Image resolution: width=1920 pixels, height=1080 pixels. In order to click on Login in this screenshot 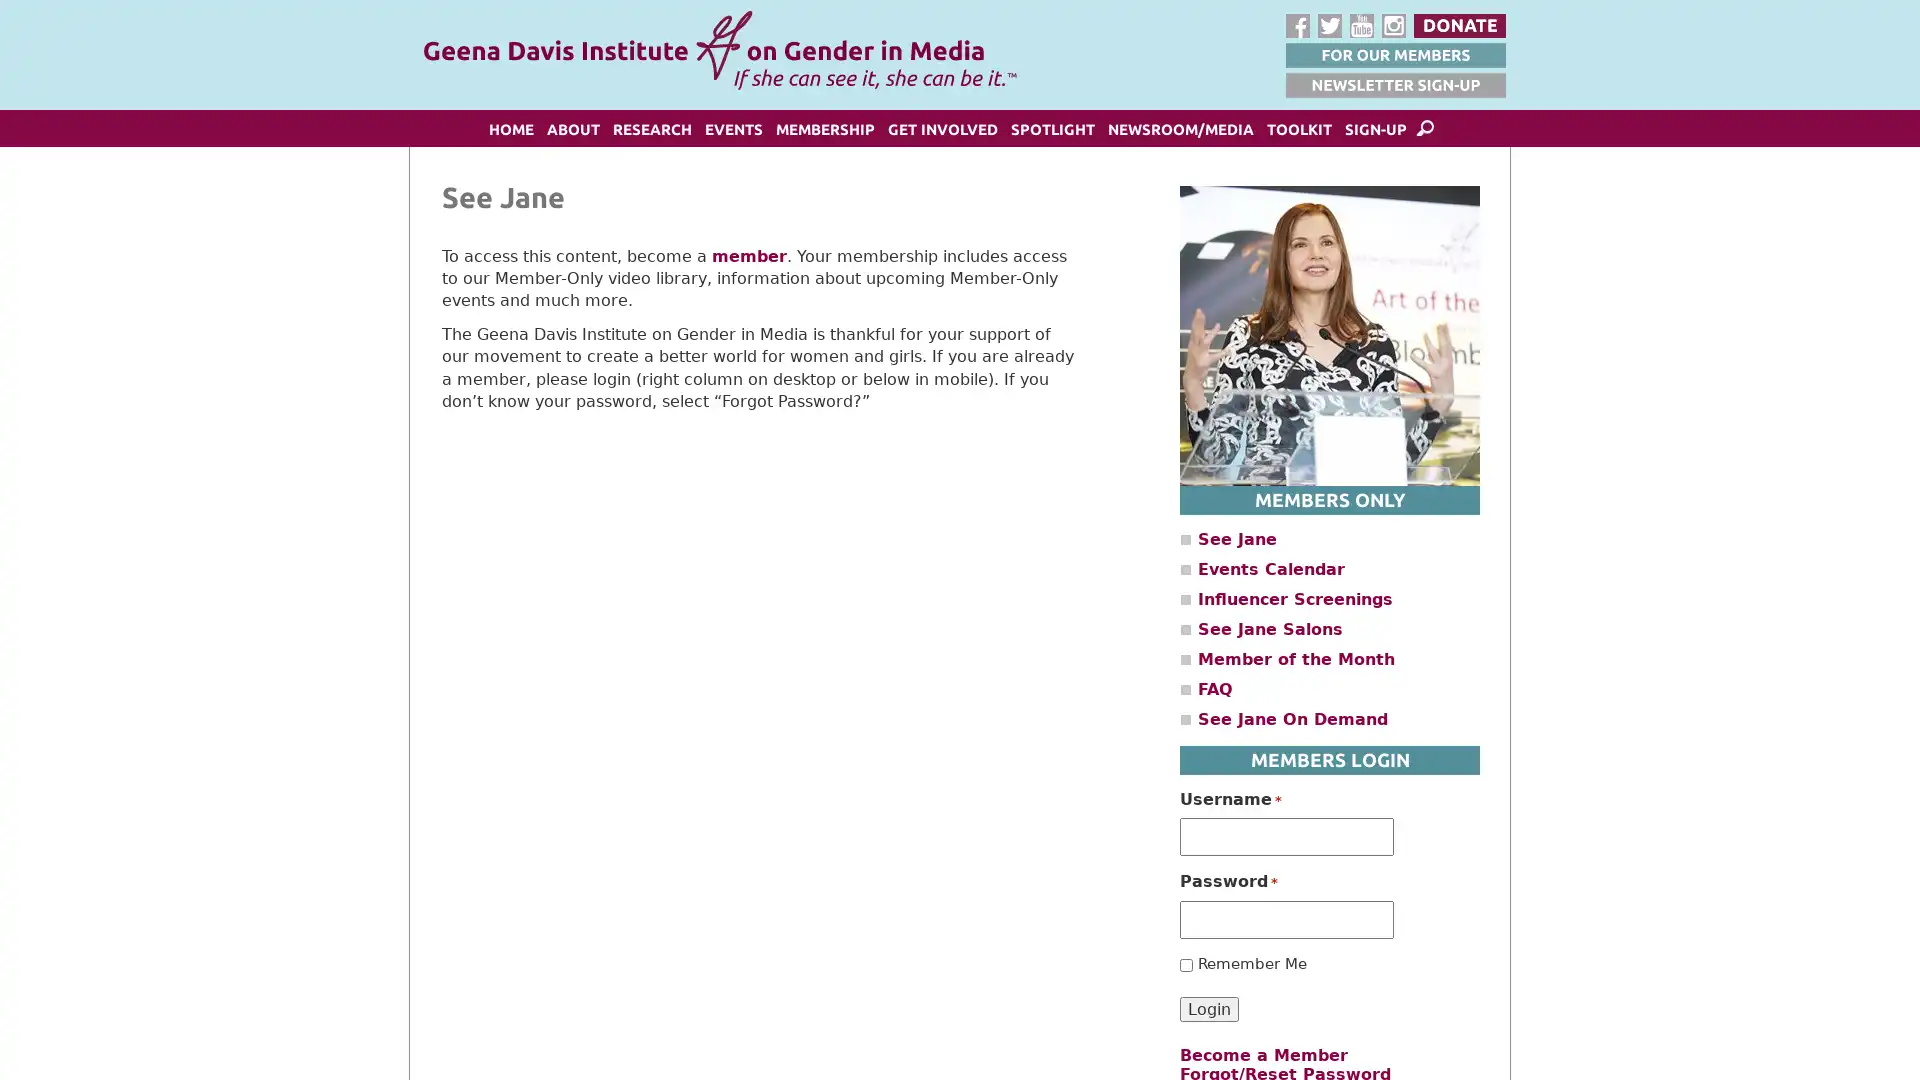, I will do `click(1208, 1008)`.